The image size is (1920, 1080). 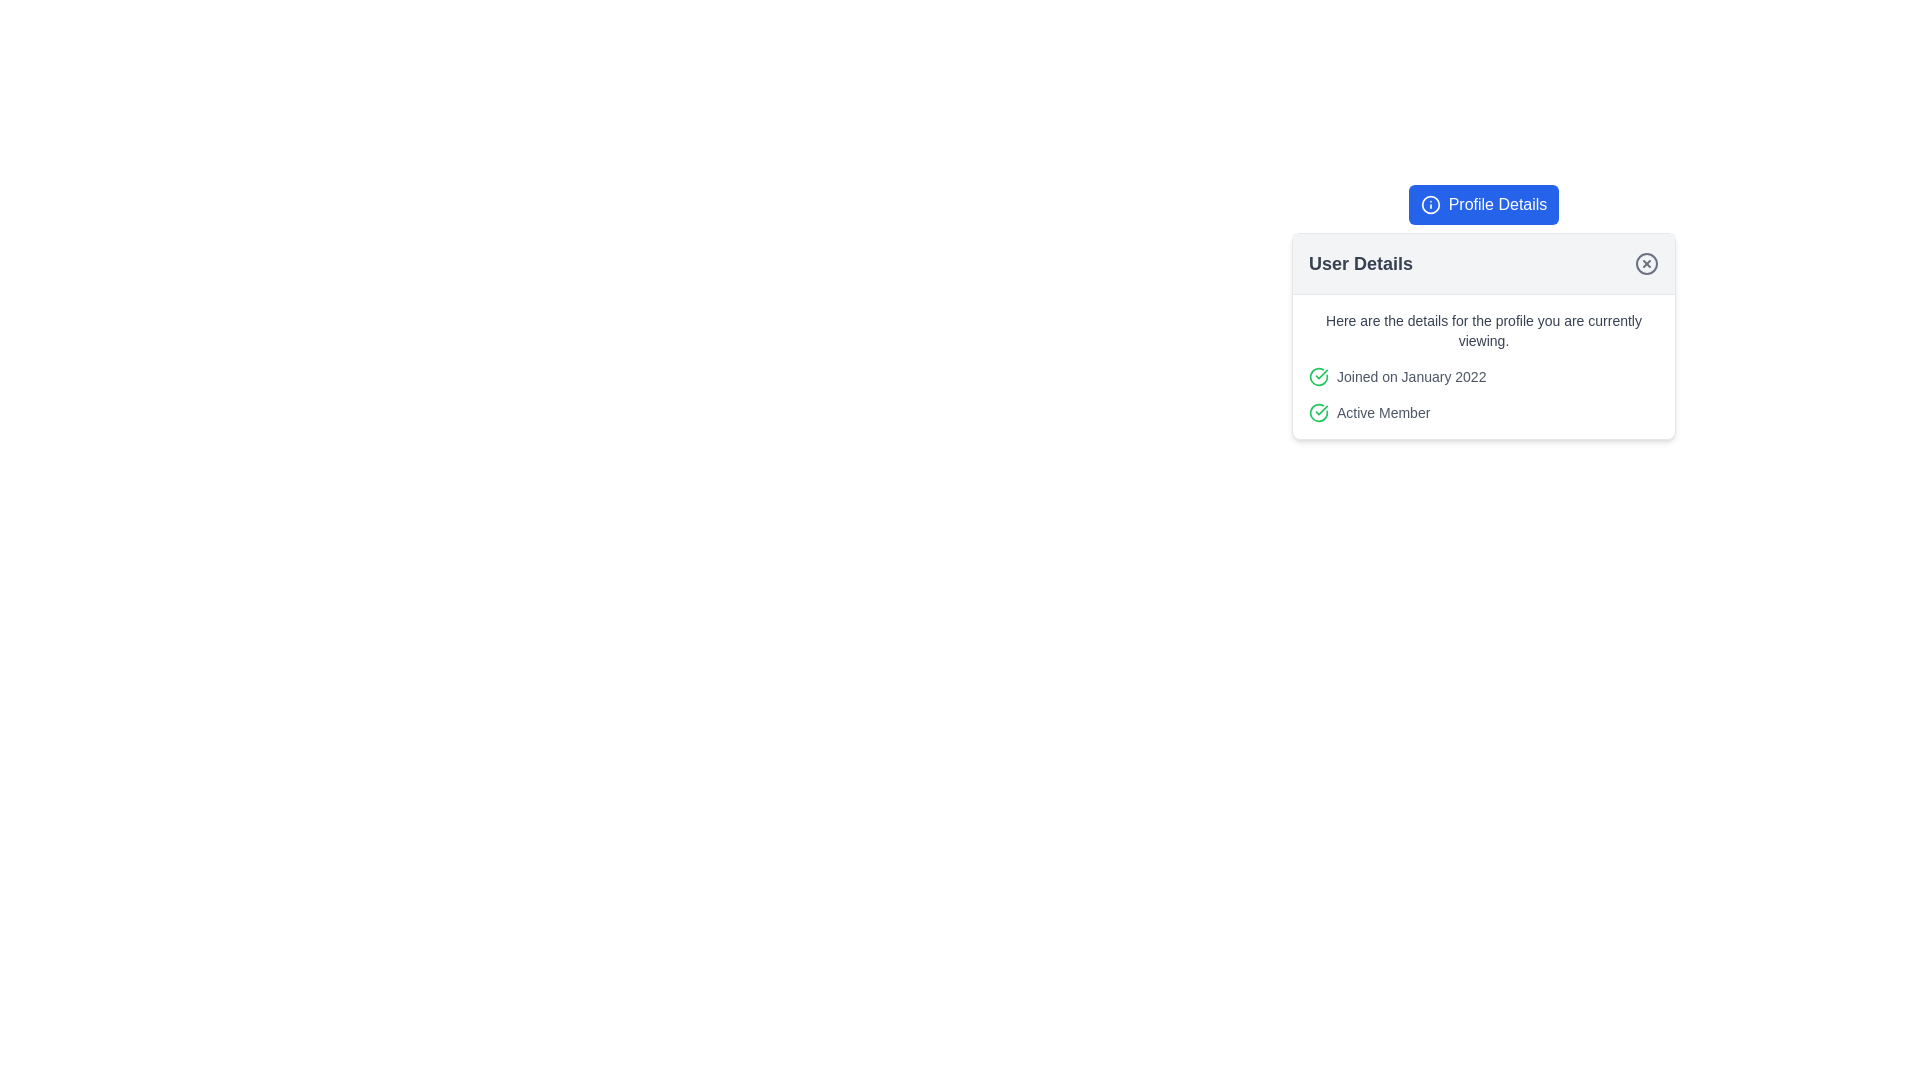 What do you see at coordinates (1382, 411) in the screenshot?
I see `the text label displaying 'Active Member' in gray font, located within the user information card under the 'User Details' section` at bounding box center [1382, 411].